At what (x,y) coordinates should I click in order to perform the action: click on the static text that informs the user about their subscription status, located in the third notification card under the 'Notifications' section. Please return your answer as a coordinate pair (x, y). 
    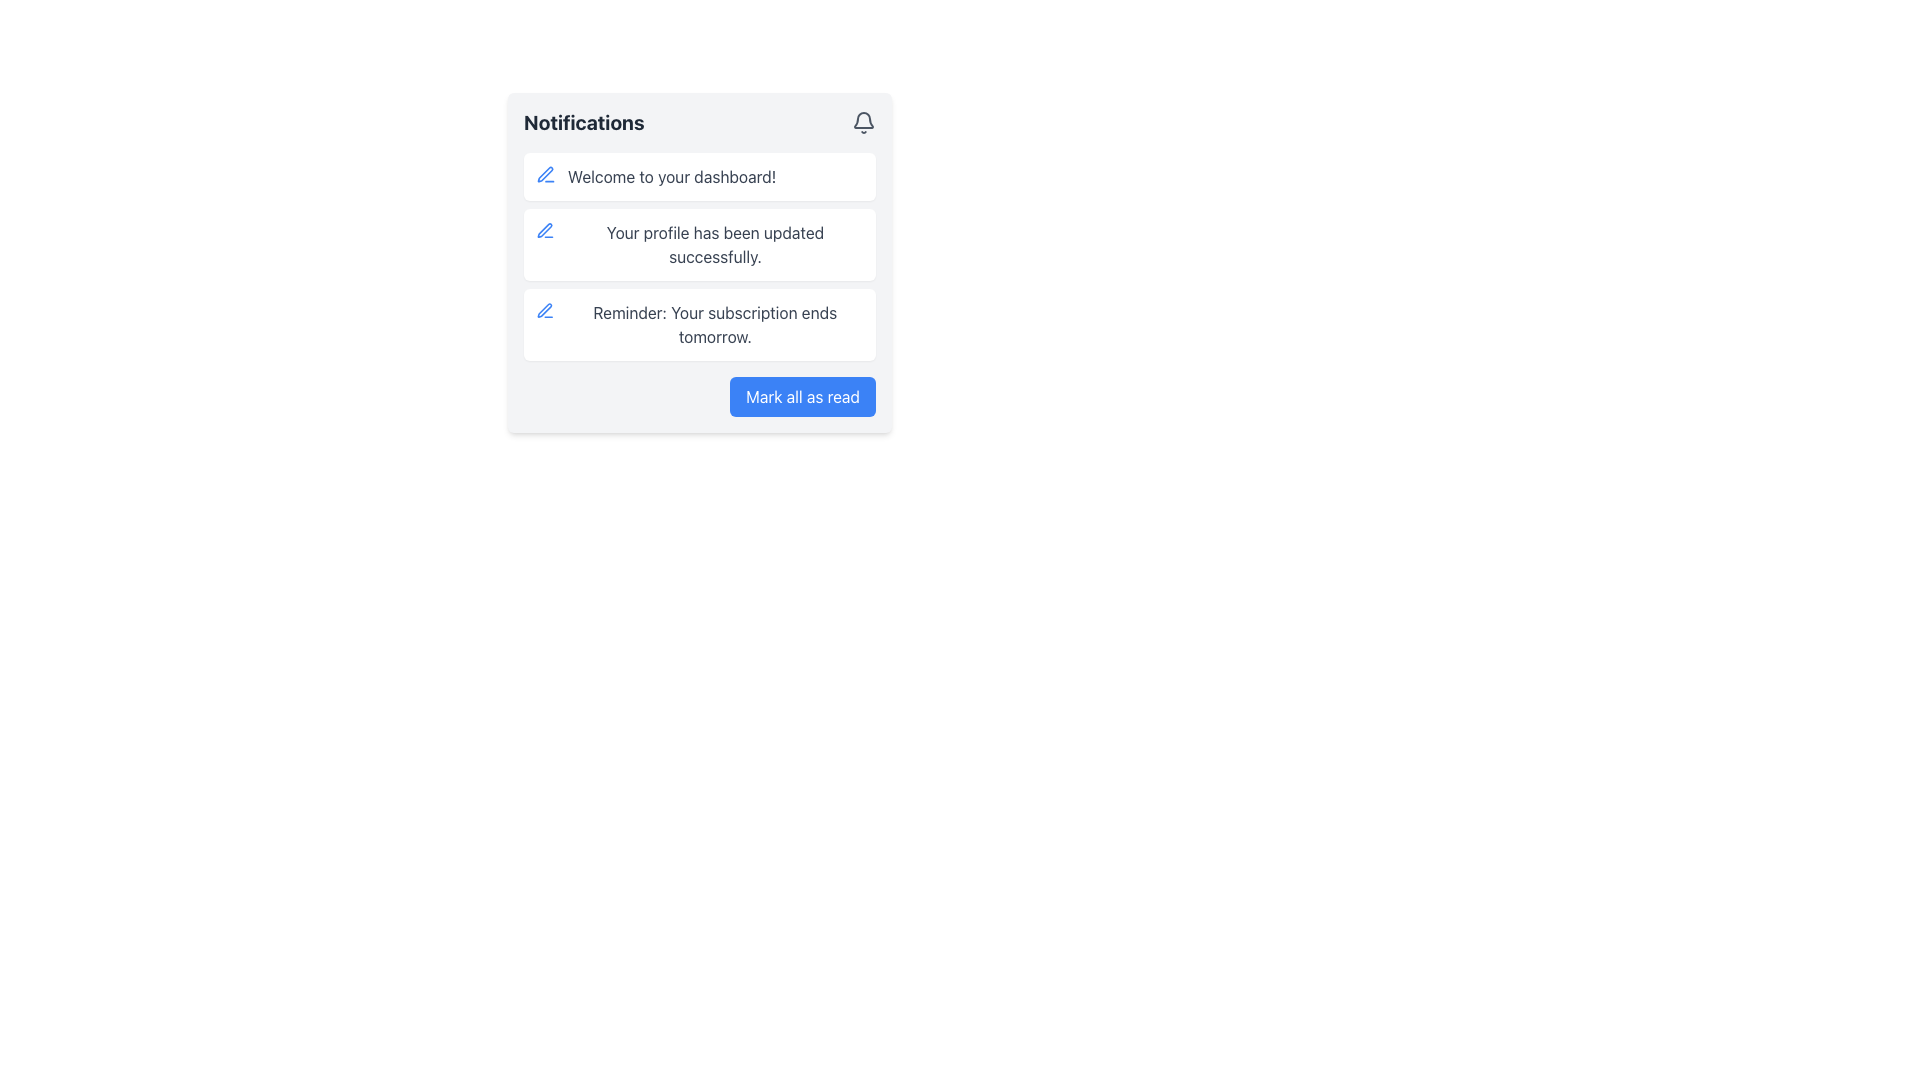
    Looking at the image, I should click on (715, 323).